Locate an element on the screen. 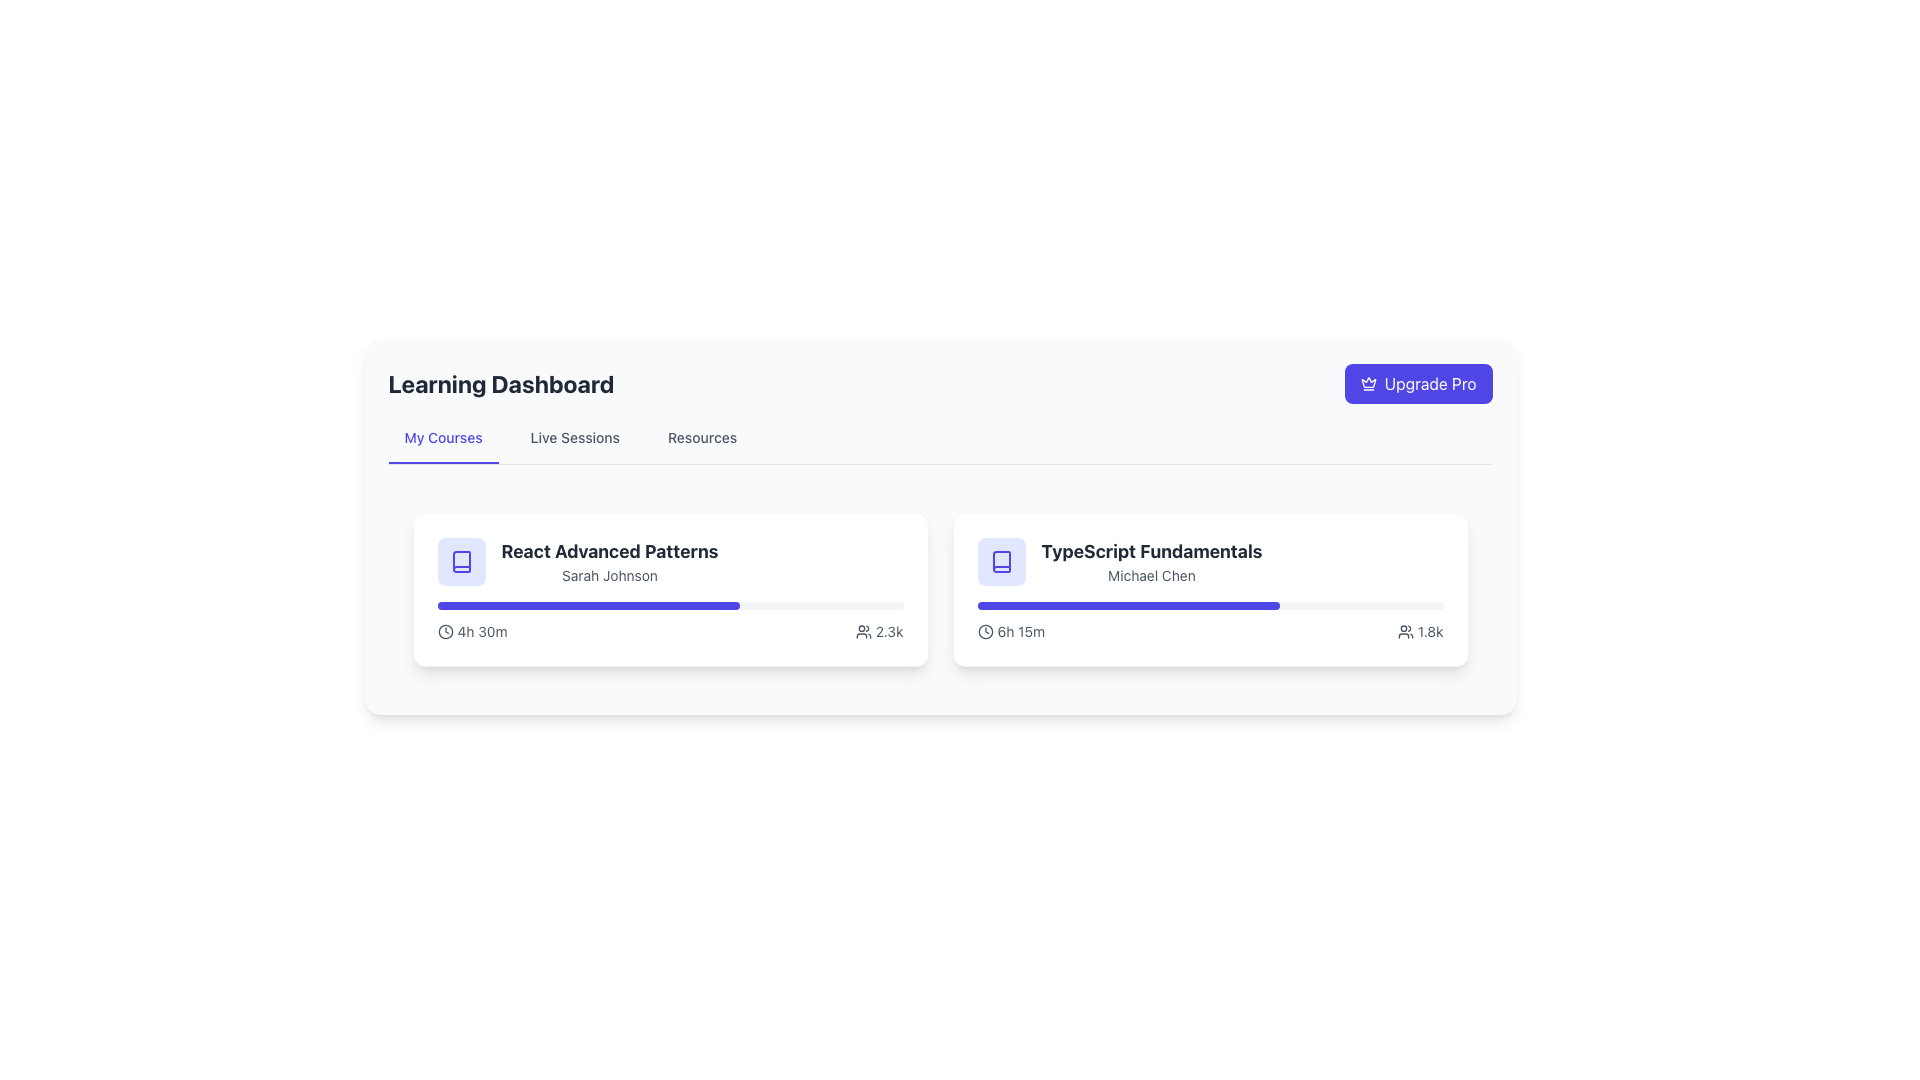 The image size is (1920, 1080). the progress bar located in the 'TypeScript Fundamentals' card, positioned horizontally beneath the title 'TypeScript Fundamentals' is located at coordinates (1209, 604).